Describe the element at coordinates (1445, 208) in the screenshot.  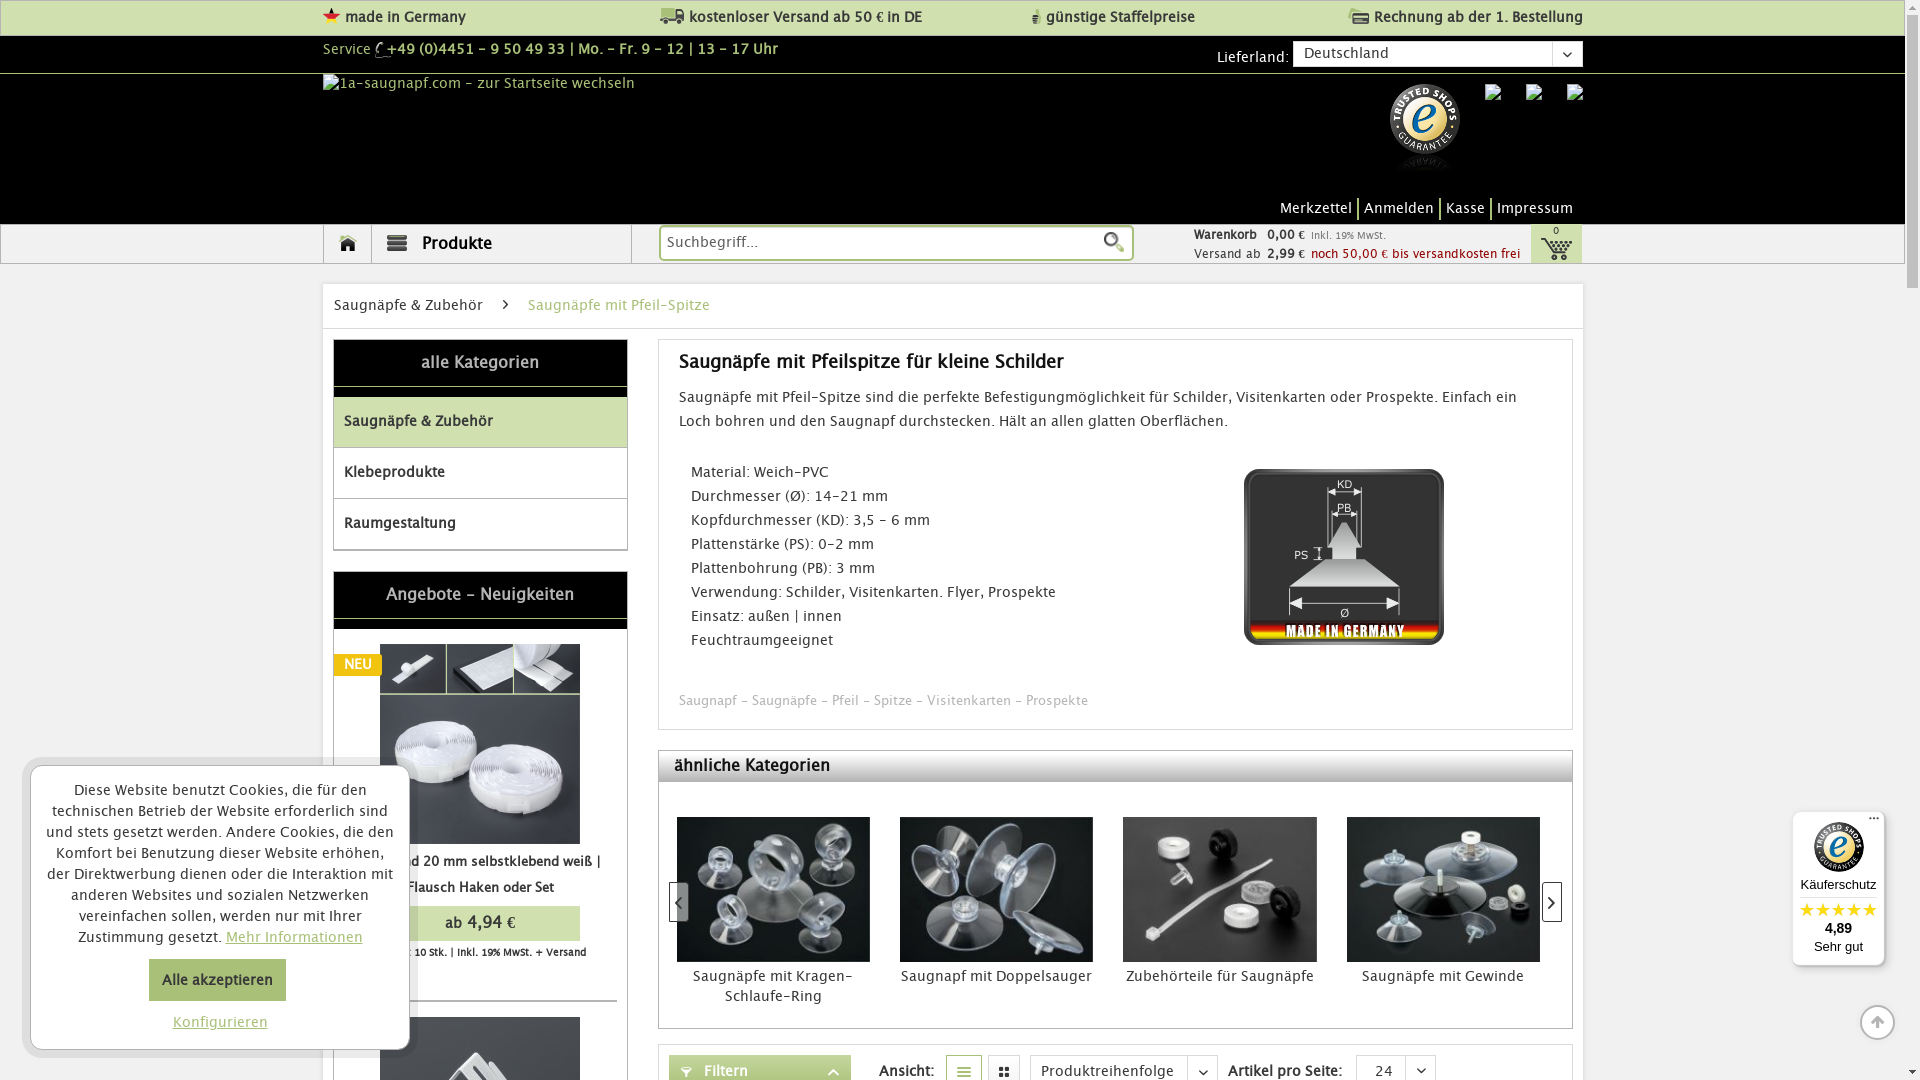
I see `'Kasse'` at that location.